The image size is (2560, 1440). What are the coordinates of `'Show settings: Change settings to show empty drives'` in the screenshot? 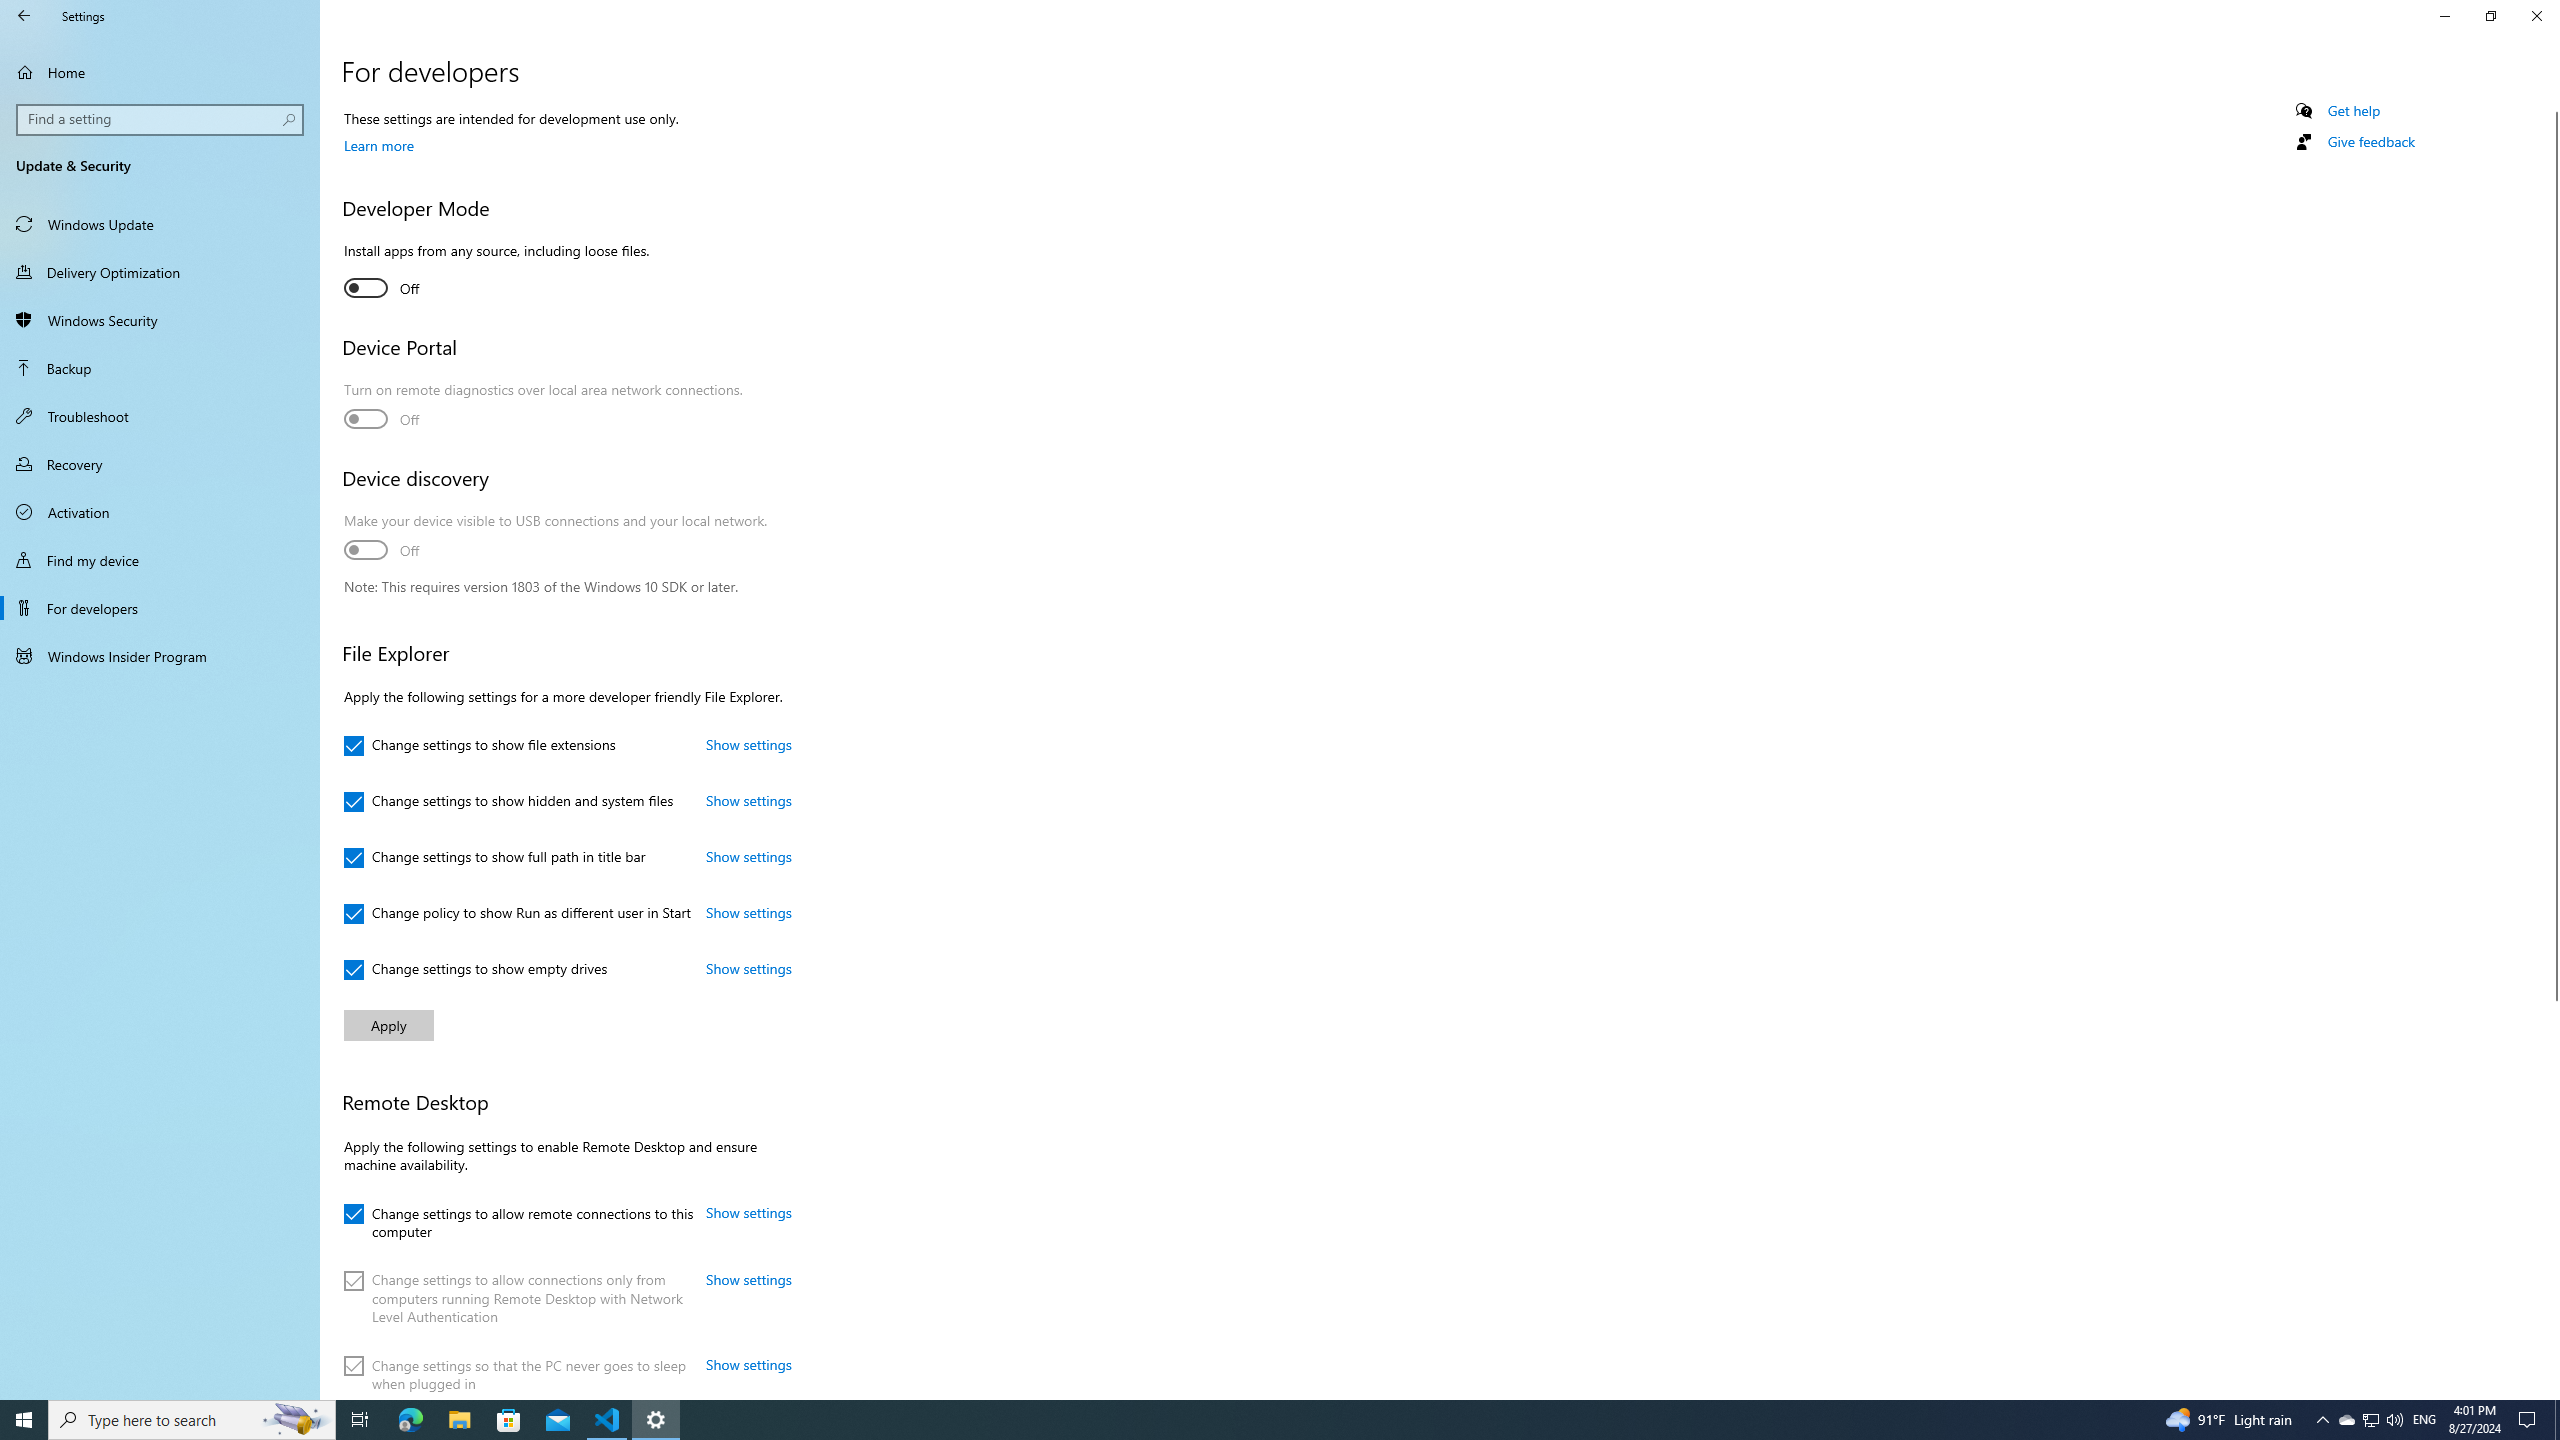 It's located at (747, 968).